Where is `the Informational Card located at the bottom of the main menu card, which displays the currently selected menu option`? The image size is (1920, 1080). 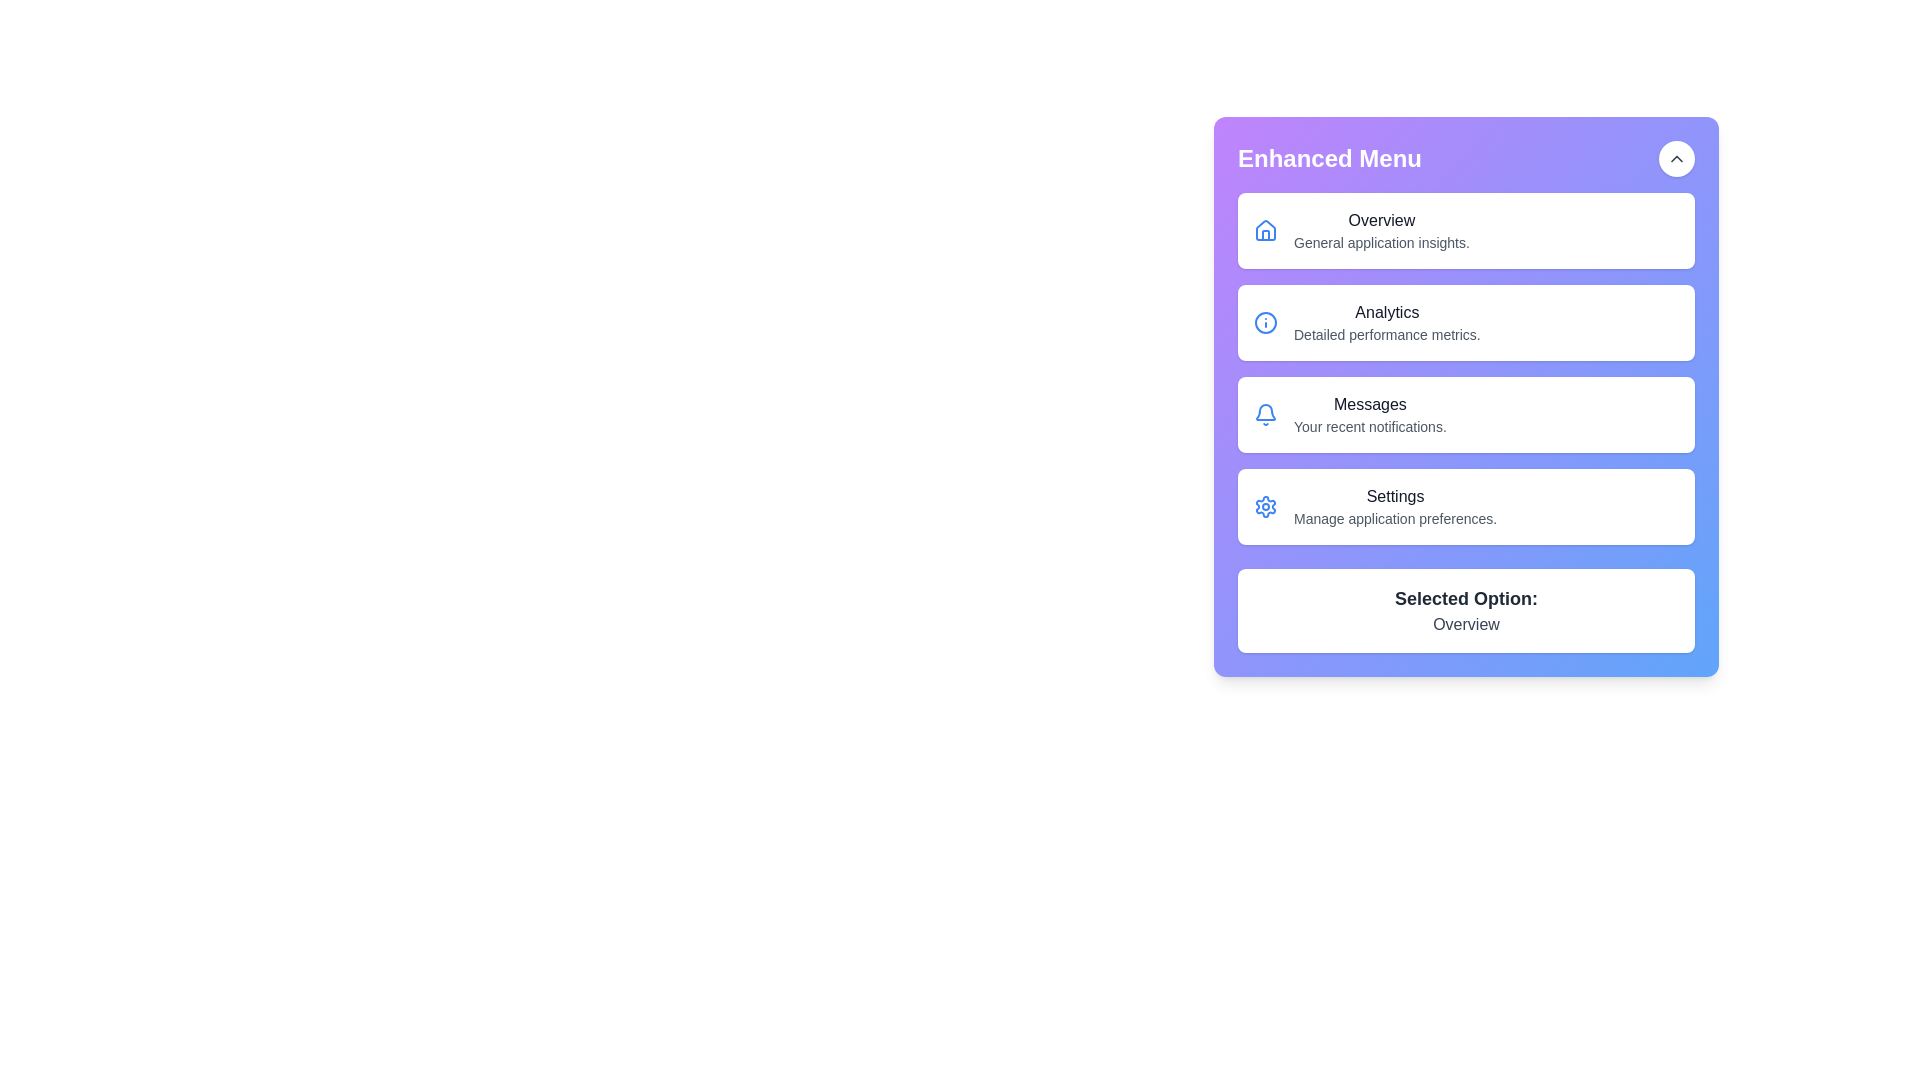
the Informational Card located at the bottom of the main menu card, which displays the currently selected menu option is located at coordinates (1466, 609).